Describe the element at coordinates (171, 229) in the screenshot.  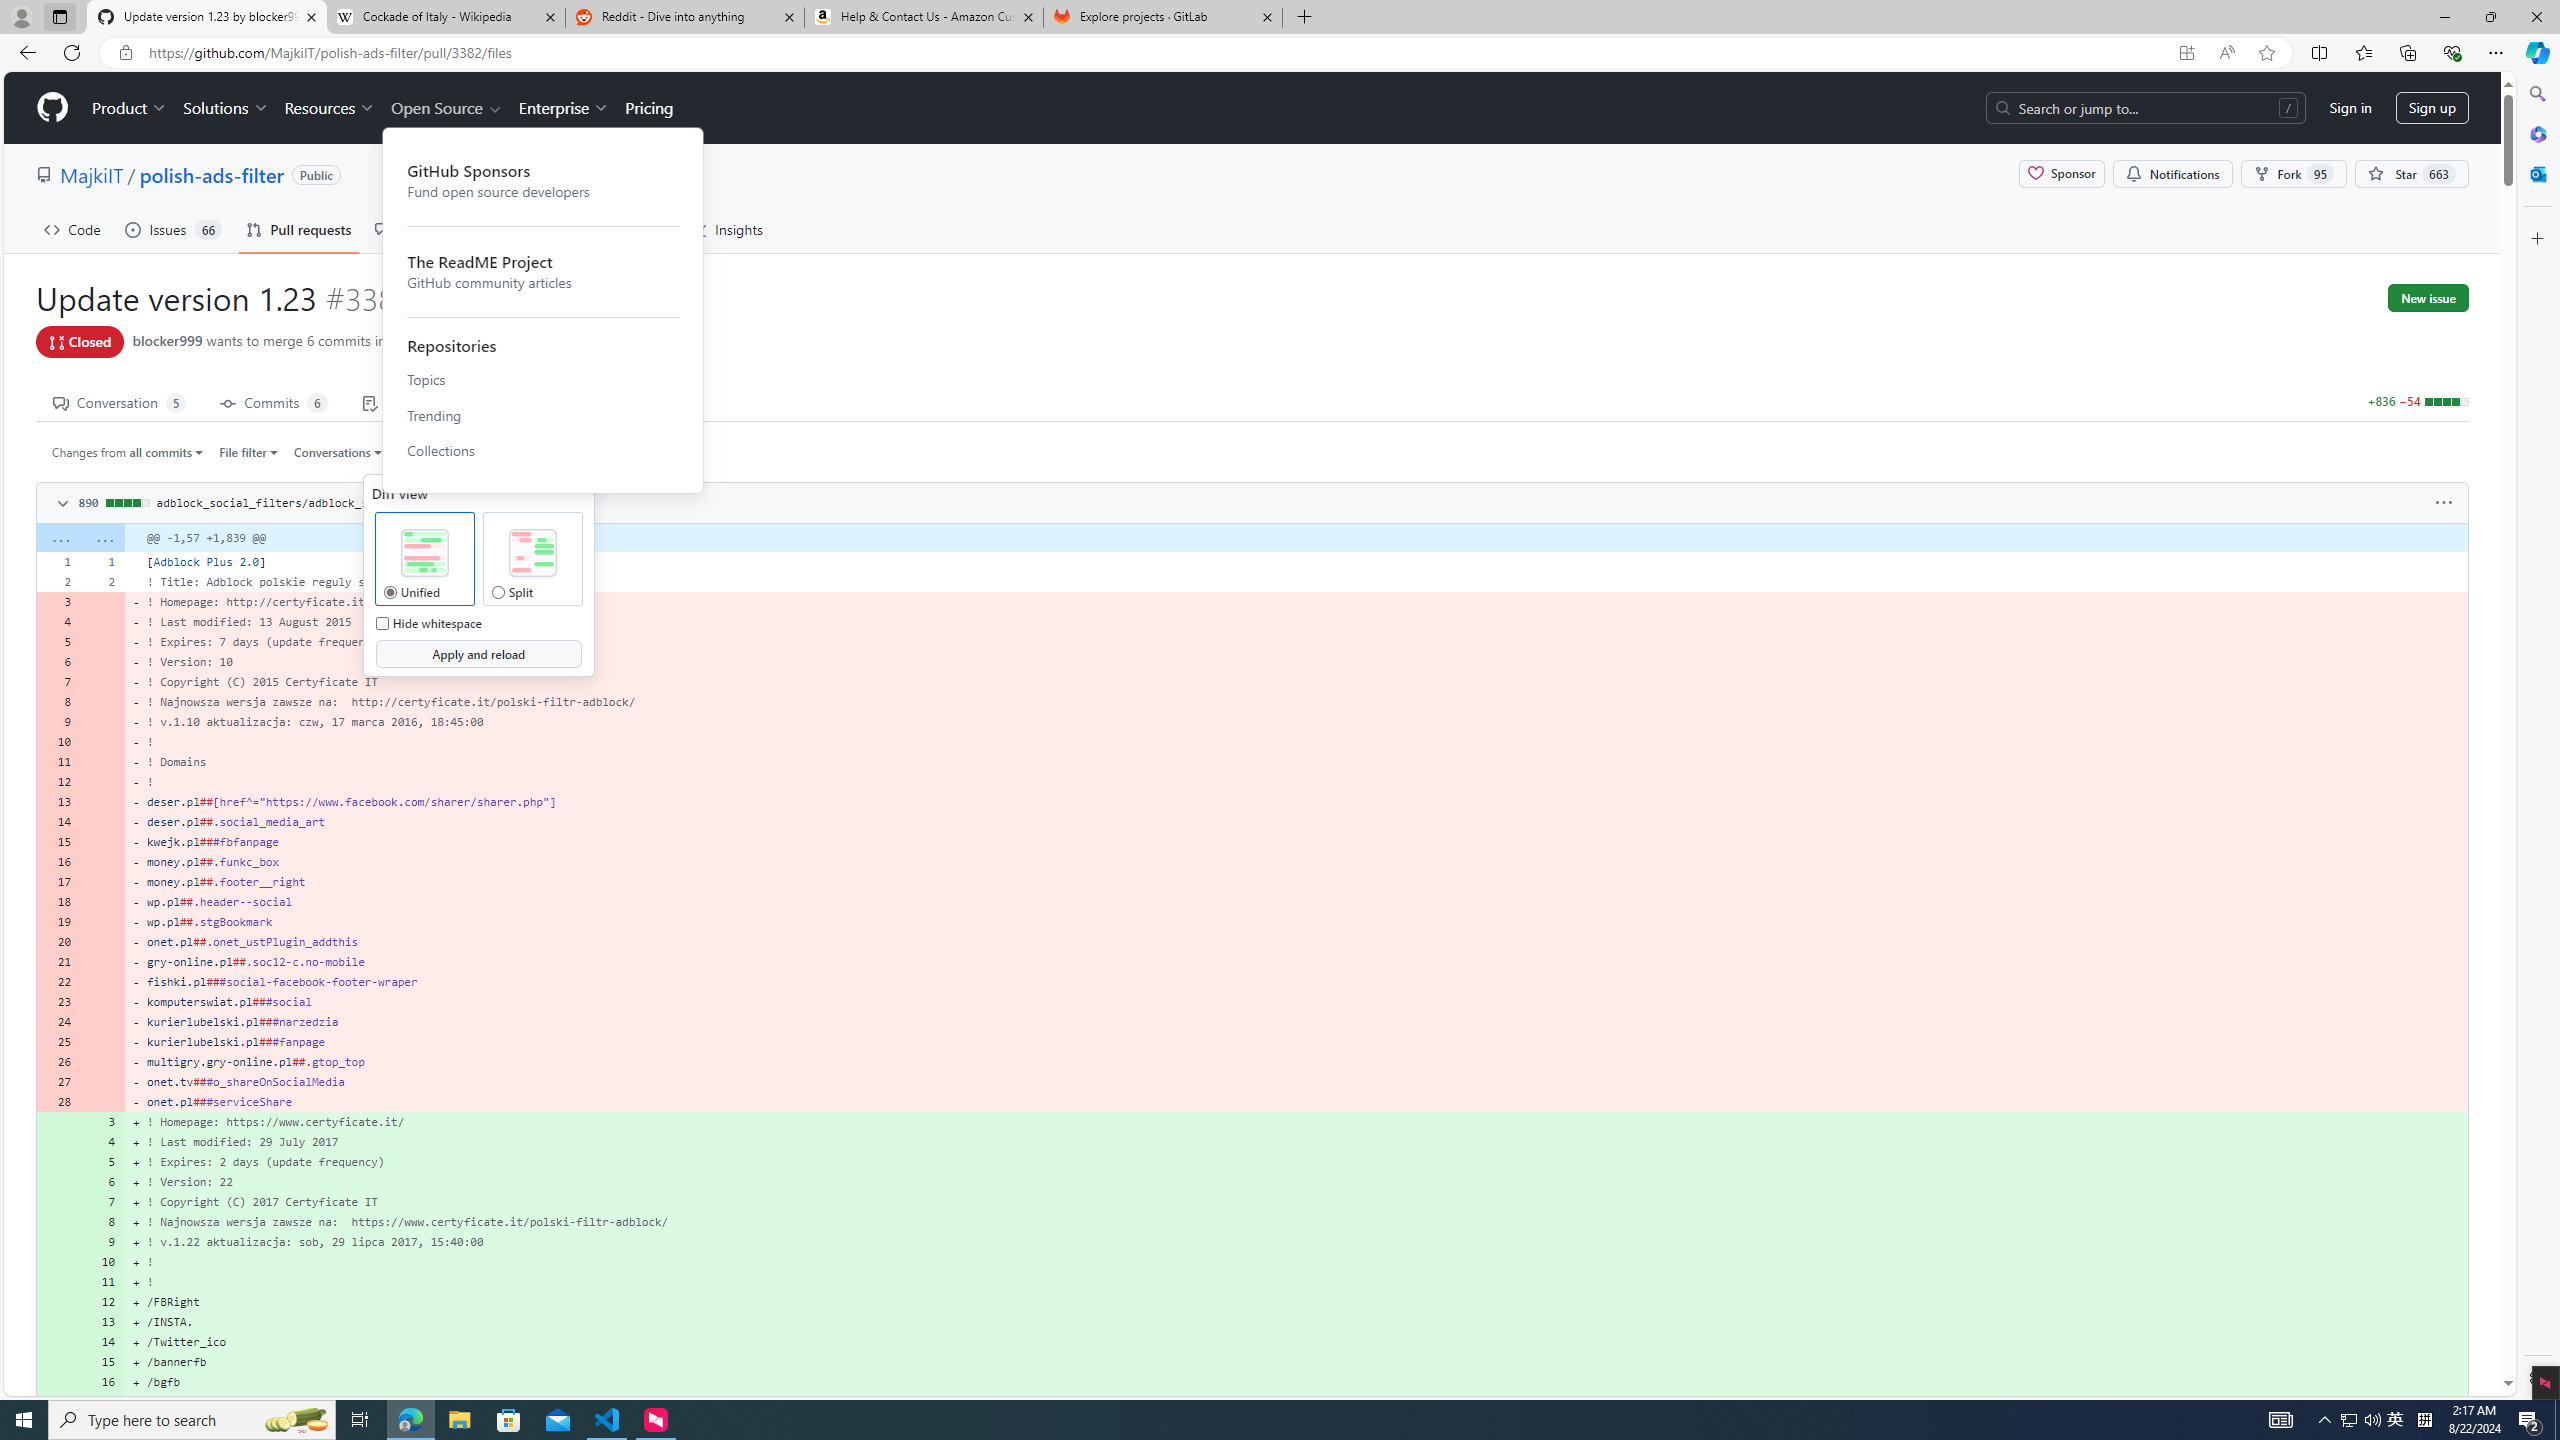
I see `'Issues 66'` at that location.